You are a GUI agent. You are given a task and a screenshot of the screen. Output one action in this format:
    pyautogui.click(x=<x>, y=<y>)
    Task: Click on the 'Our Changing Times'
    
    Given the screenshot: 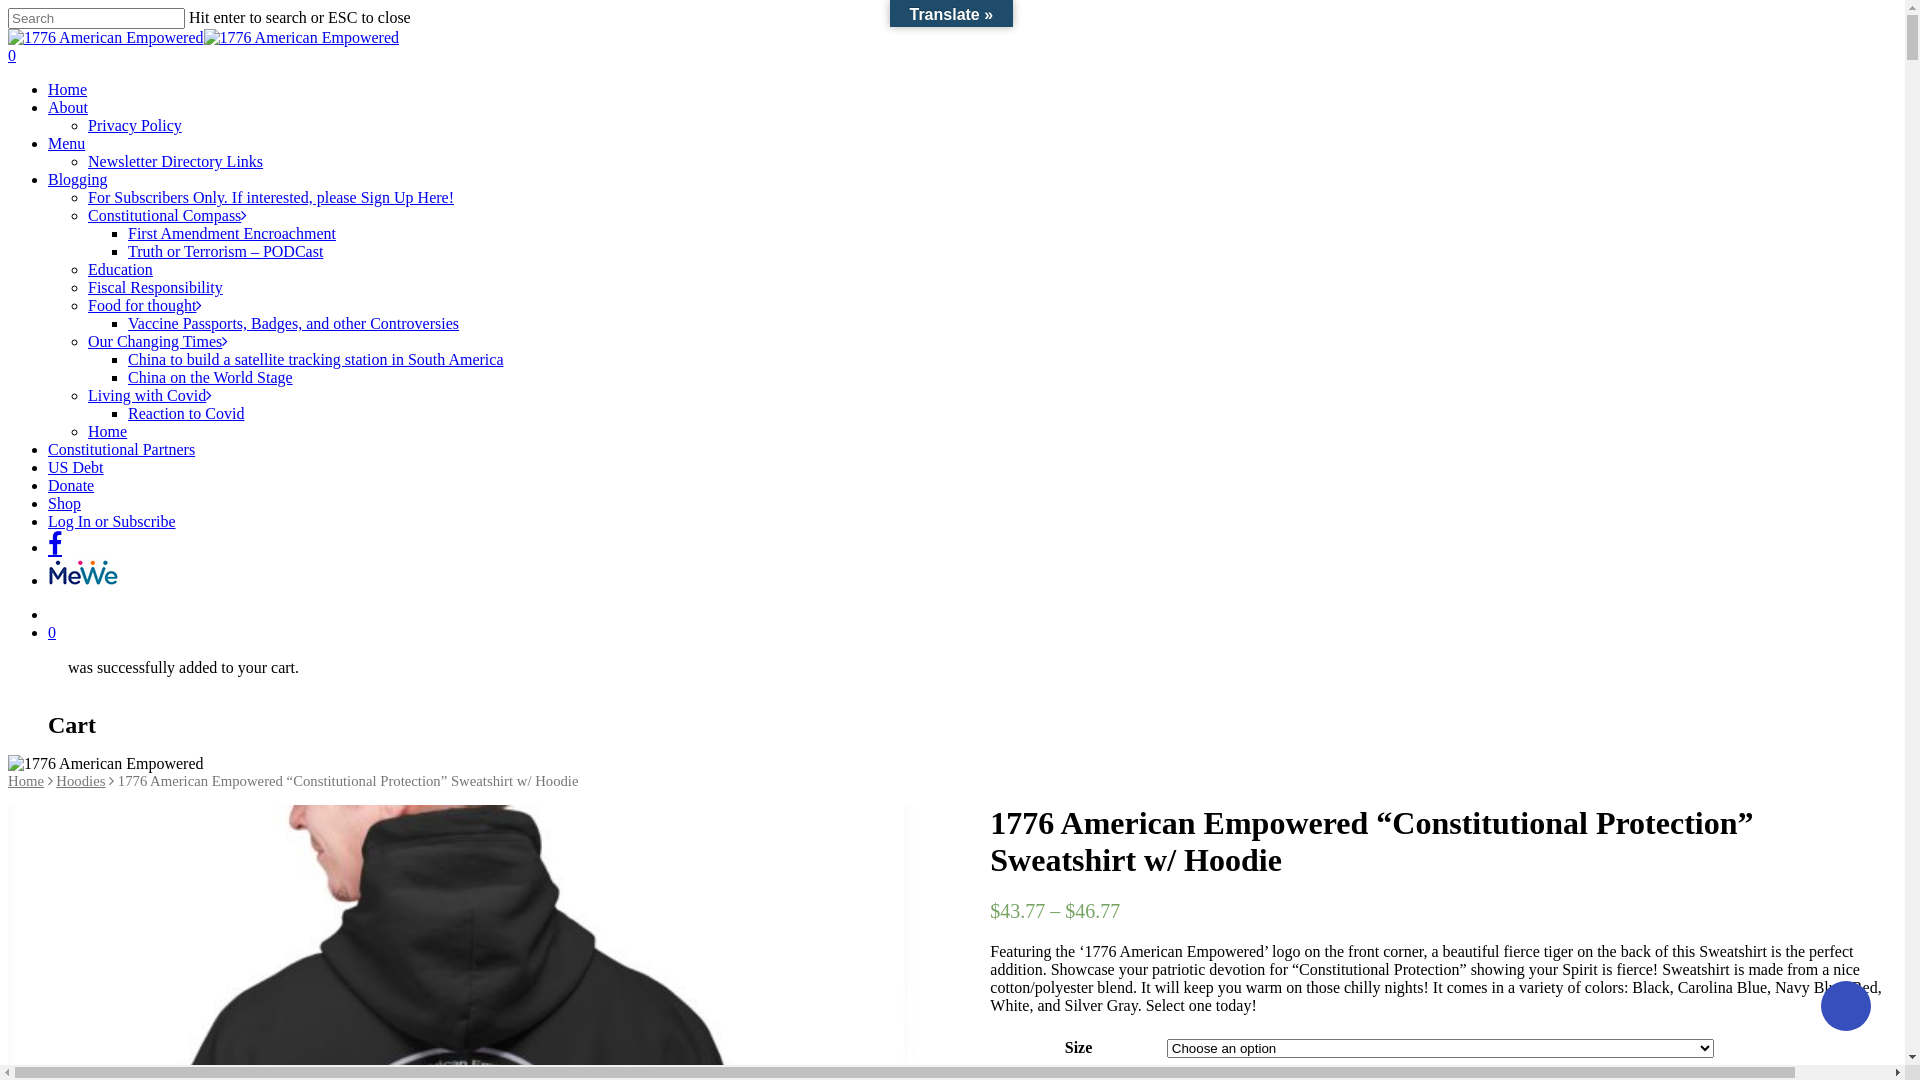 What is the action you would take?
    pyautogui.click(x=157, y=340)
    